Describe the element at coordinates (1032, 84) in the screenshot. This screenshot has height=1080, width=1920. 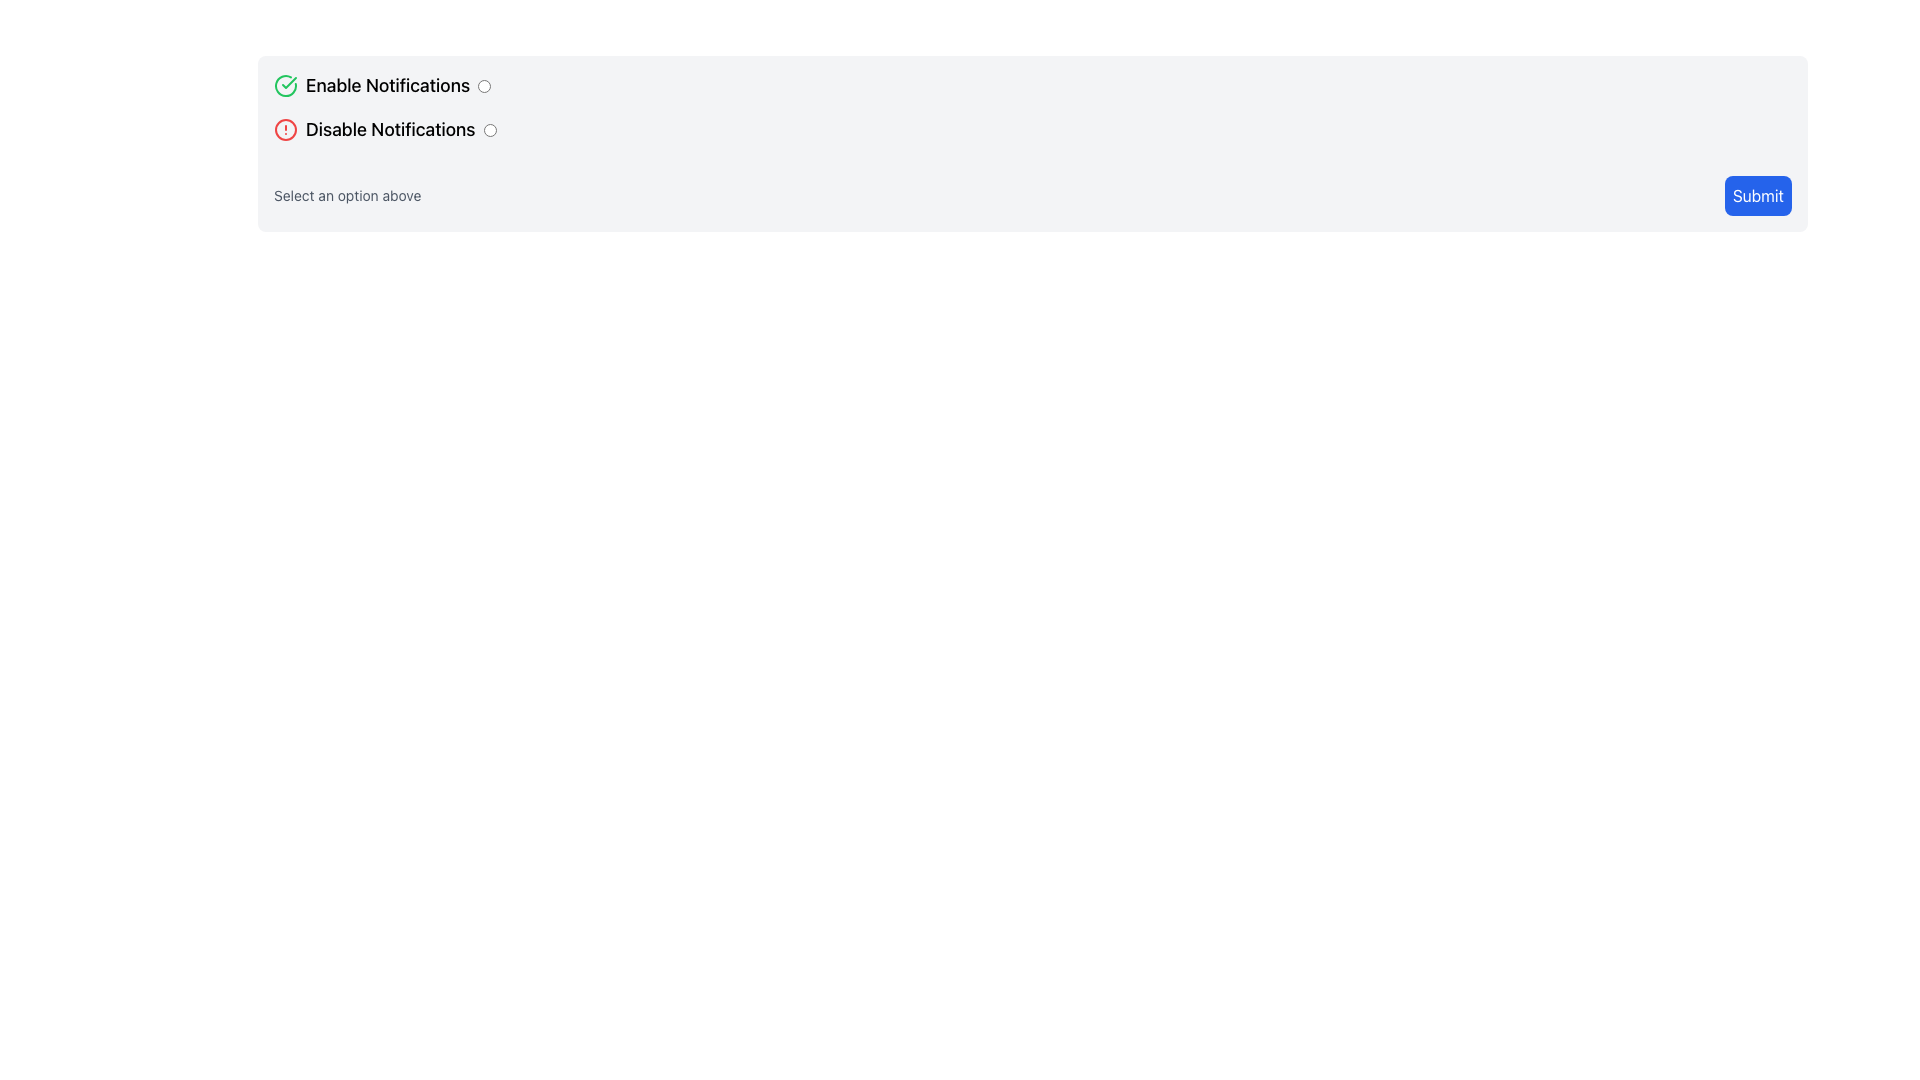
I see `the checkbox labeled 'Enable Notifications'` at that location.